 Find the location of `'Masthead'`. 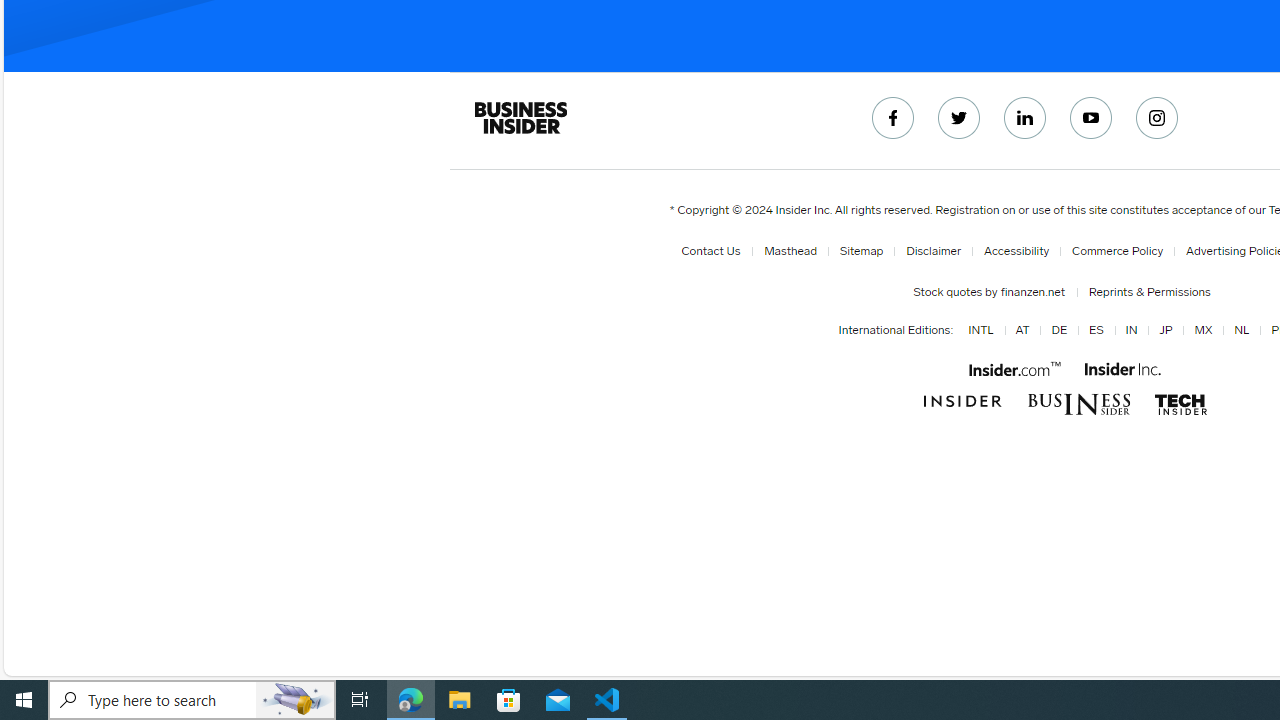

'Masthead' is located at coordinates (790, 250).